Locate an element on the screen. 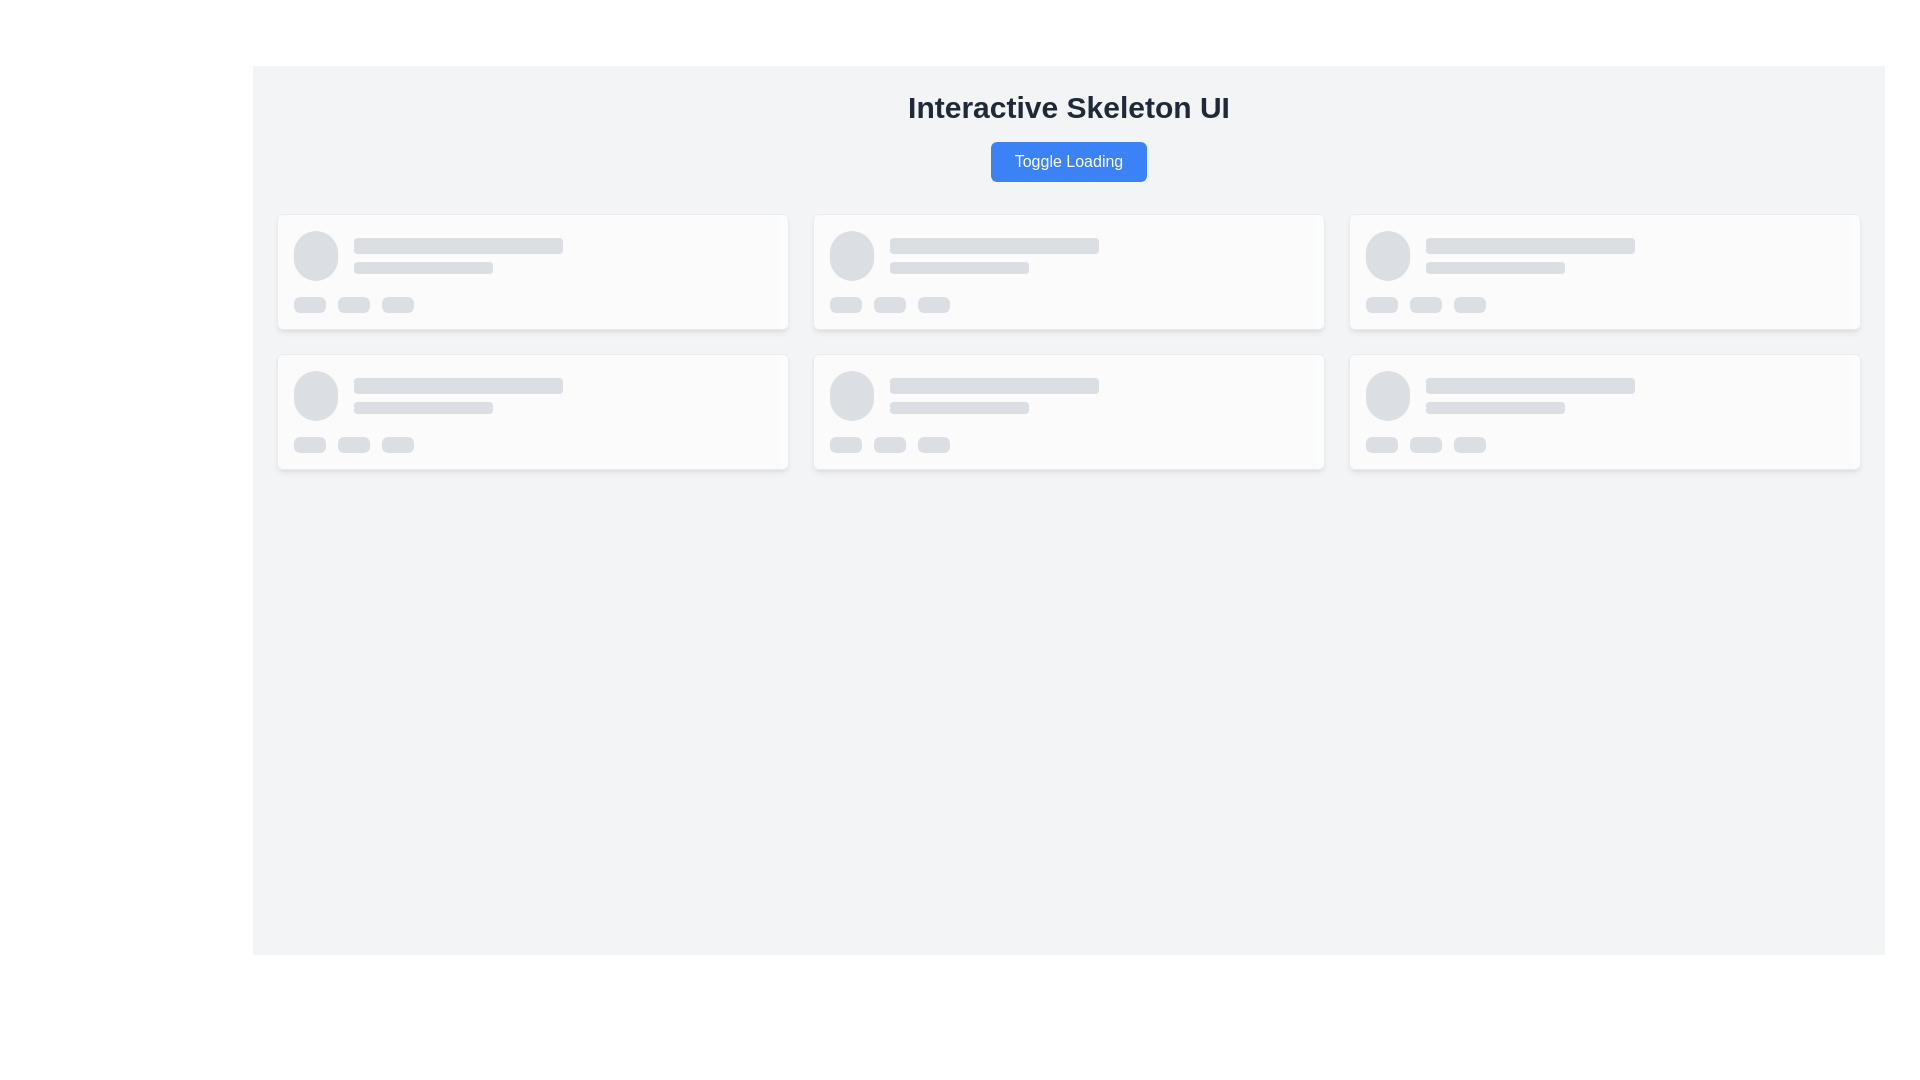 This screenshot has width=1920, height=1080. the first skeleton or placeholder element in the vertical stack located in the lower portion of the middle card in the second row of the grid layout is located at coordinates (994, 385).